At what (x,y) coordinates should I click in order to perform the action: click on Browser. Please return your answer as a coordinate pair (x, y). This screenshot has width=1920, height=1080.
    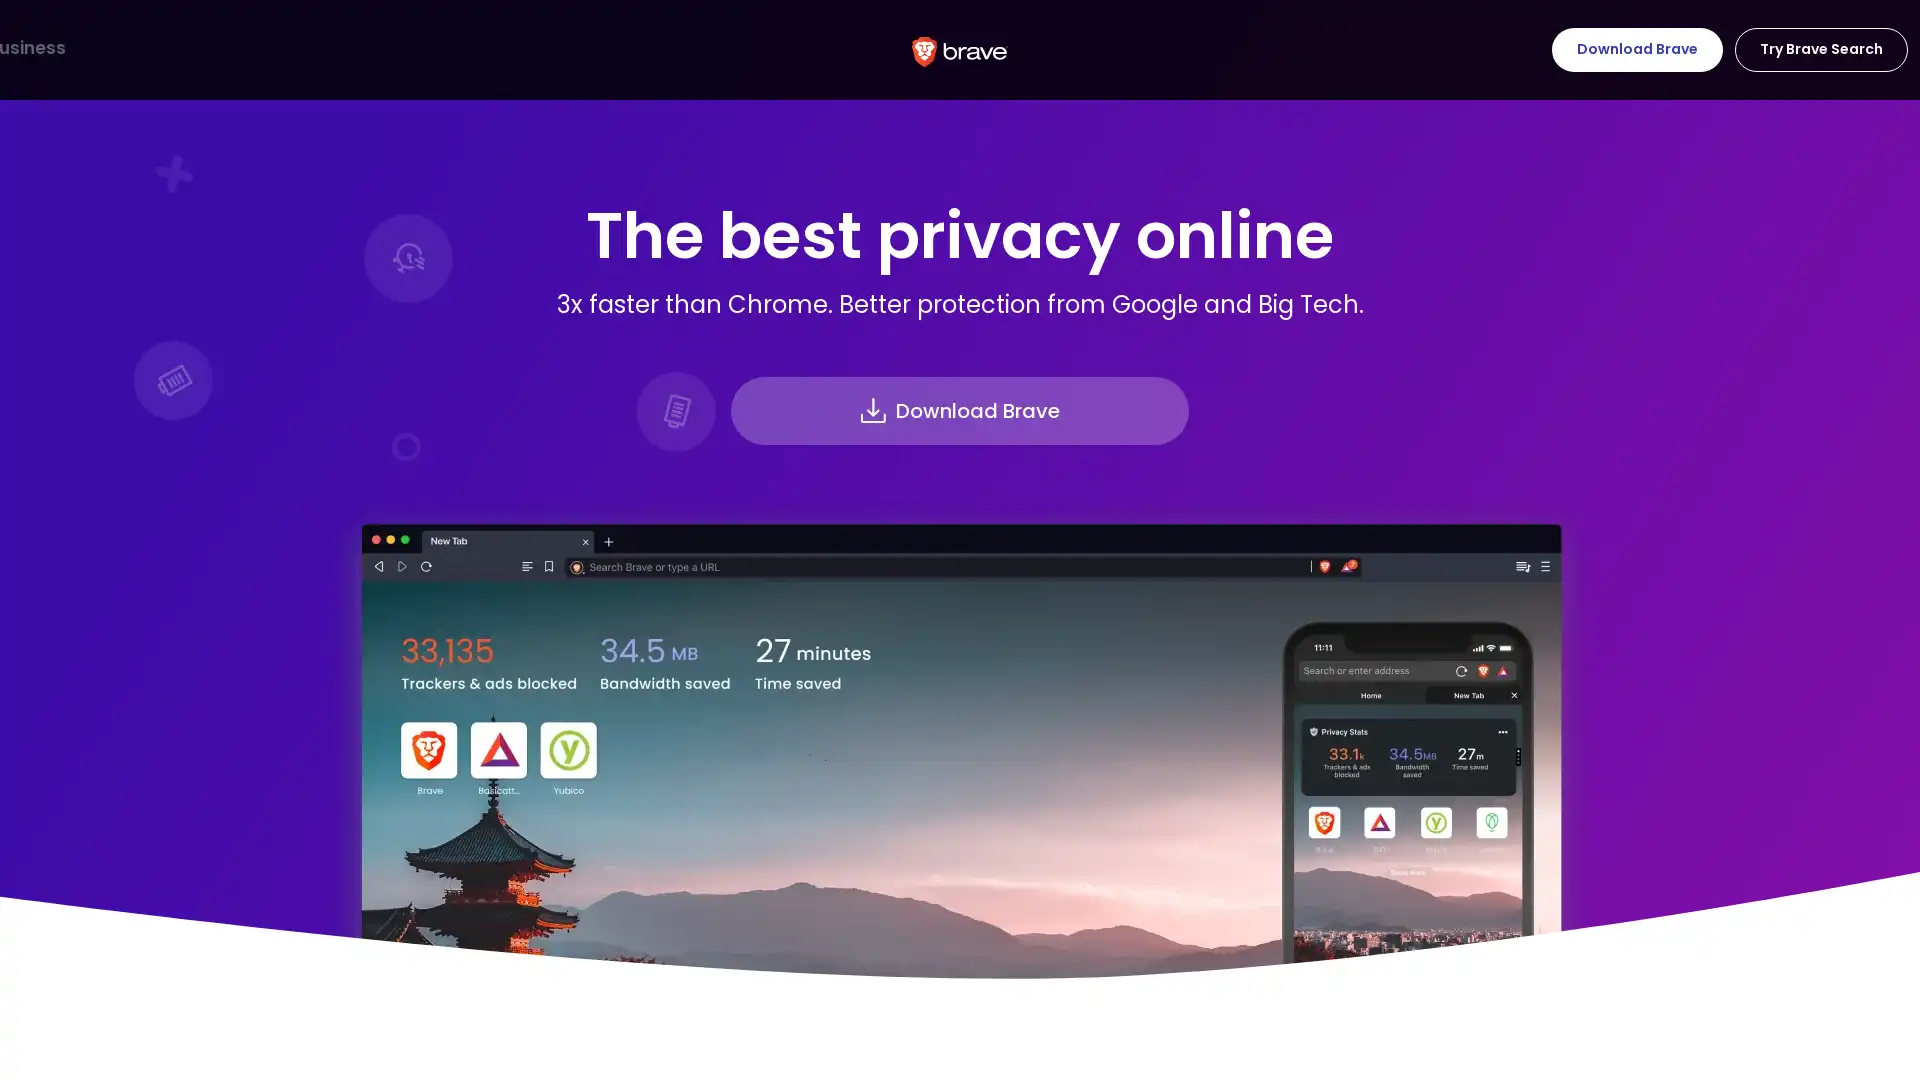
    Looking at the image, I should click on (59, 48).